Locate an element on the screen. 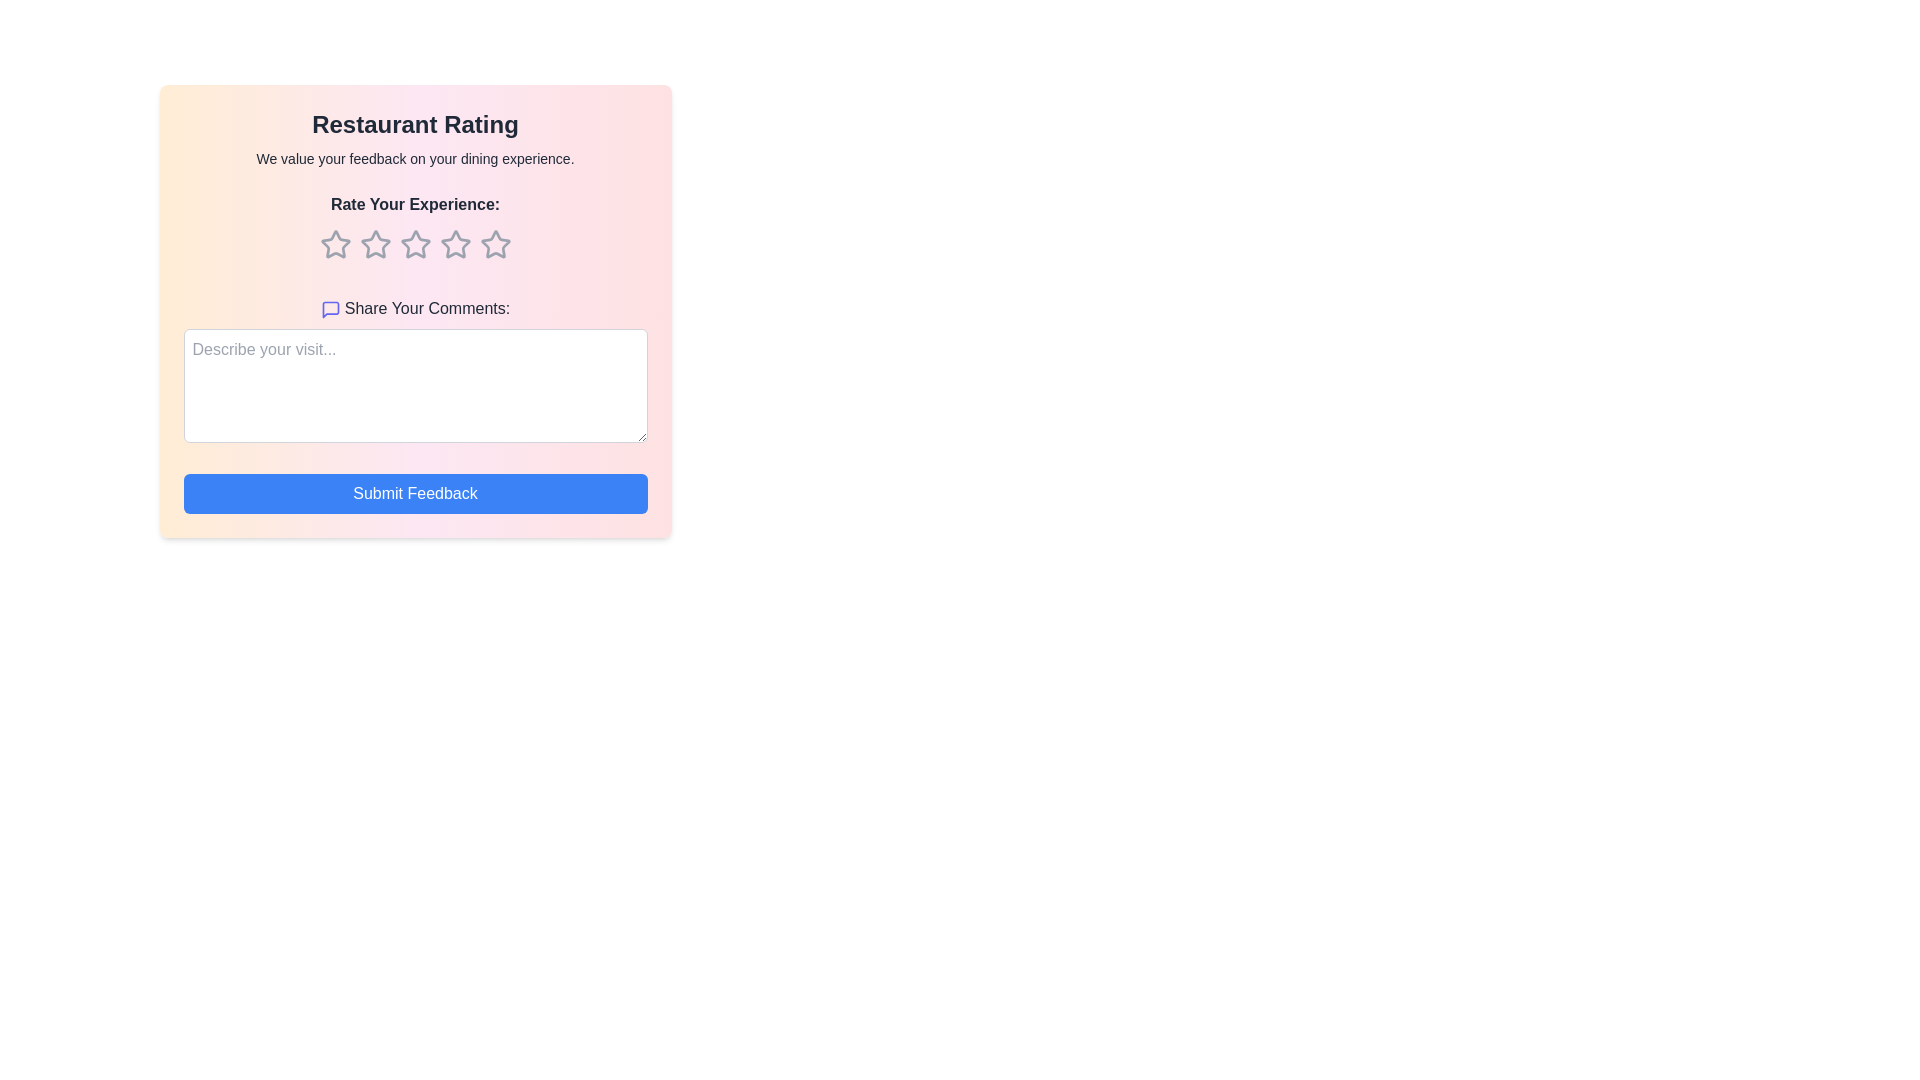 Image resolution: width=1920 pixels, height=1080 pixels. the first hollow star icon in the rating system is located at coordinates (335, 244).